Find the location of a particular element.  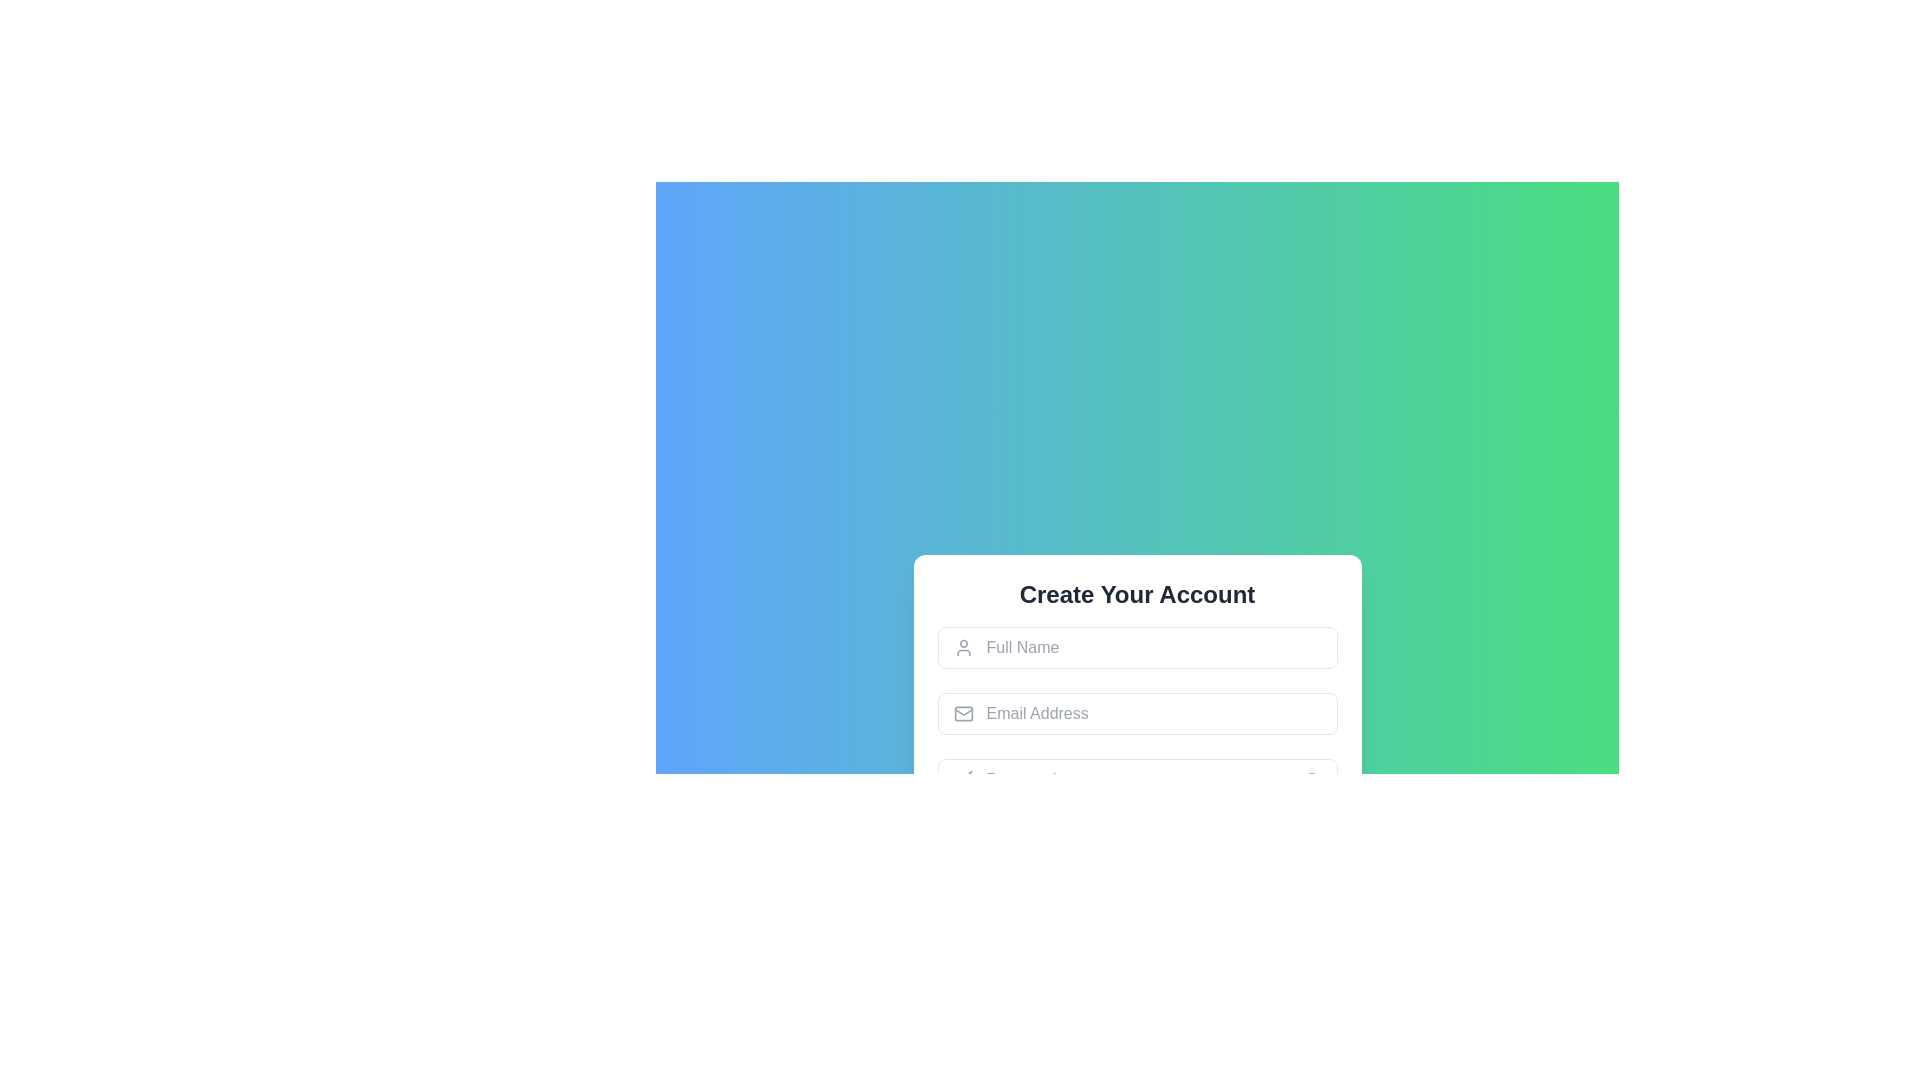

the decorative email icon located to the left of the 'Email Address' input field, which is horizontally aligned with it and vertically below the 'Full Name' input field is located at coordinates (963, 712).